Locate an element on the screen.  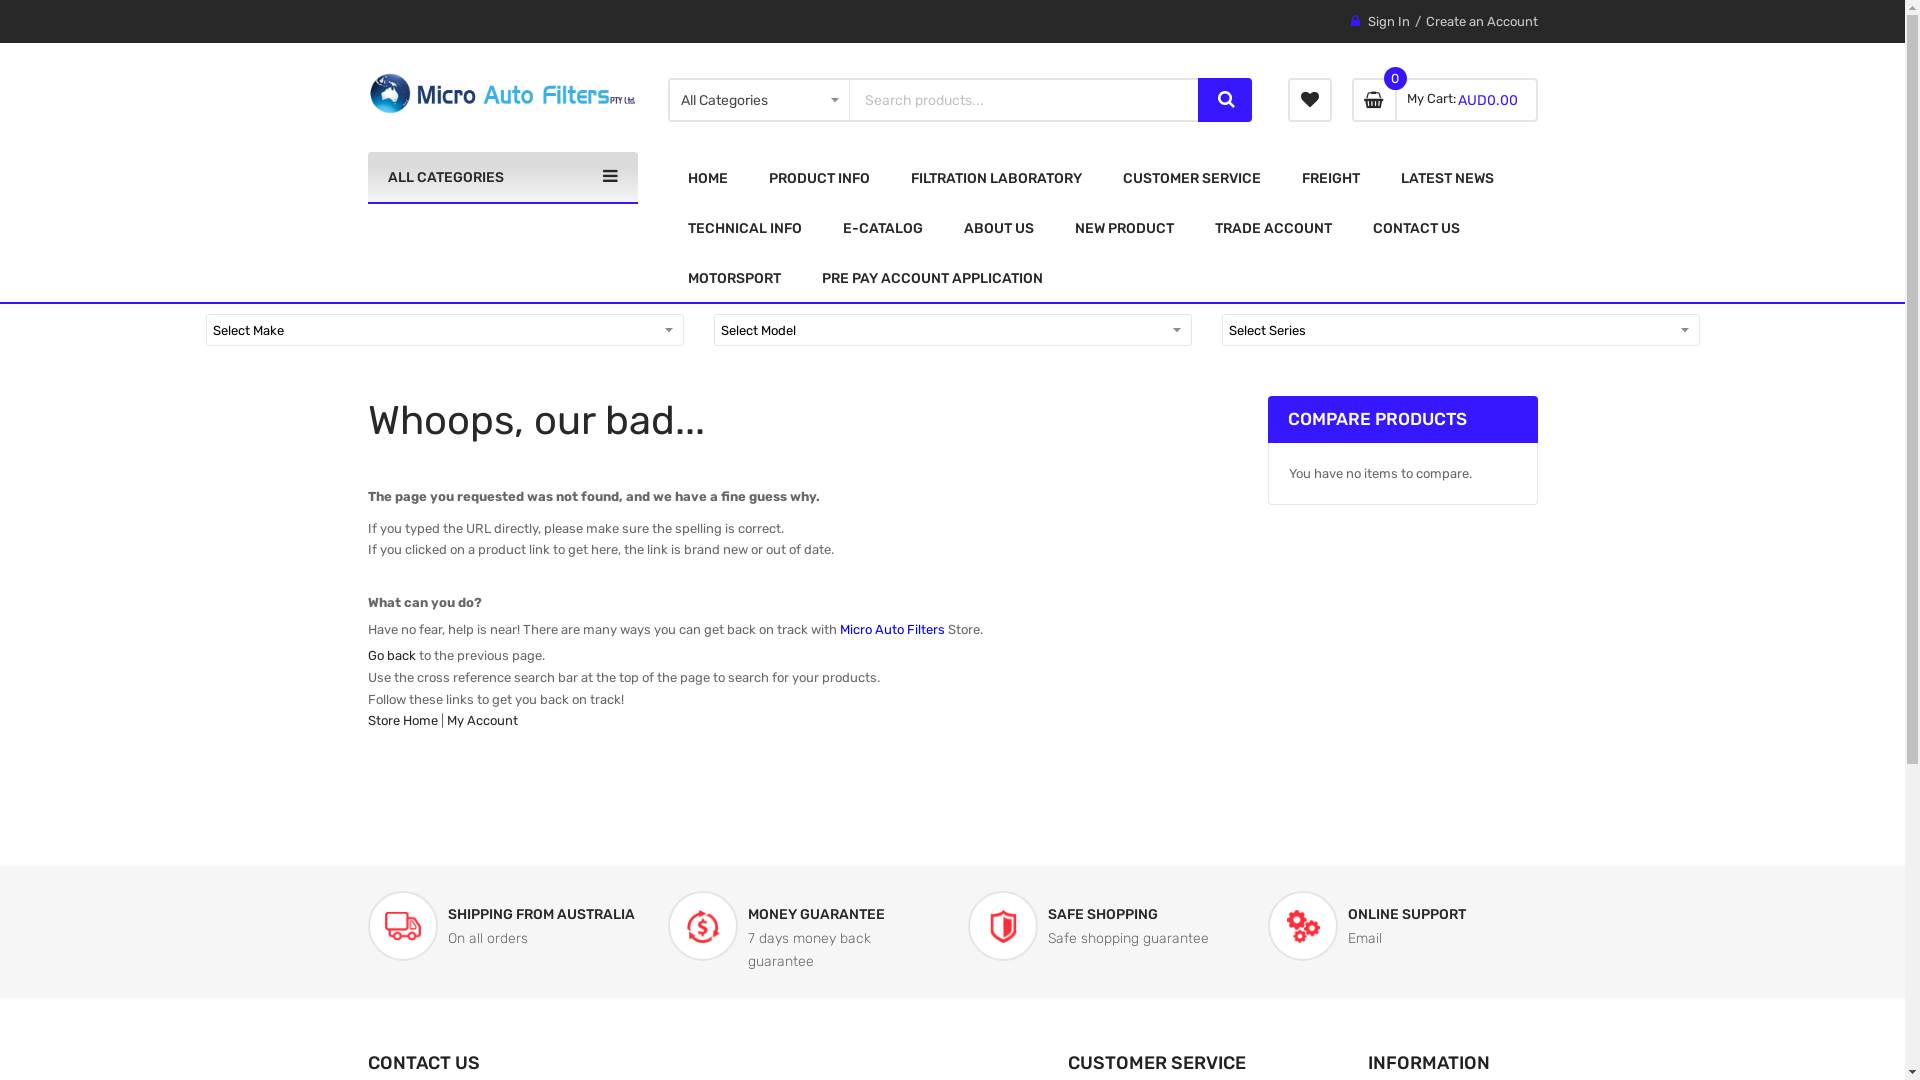
'My Account' is located at coordinates (445, 720).